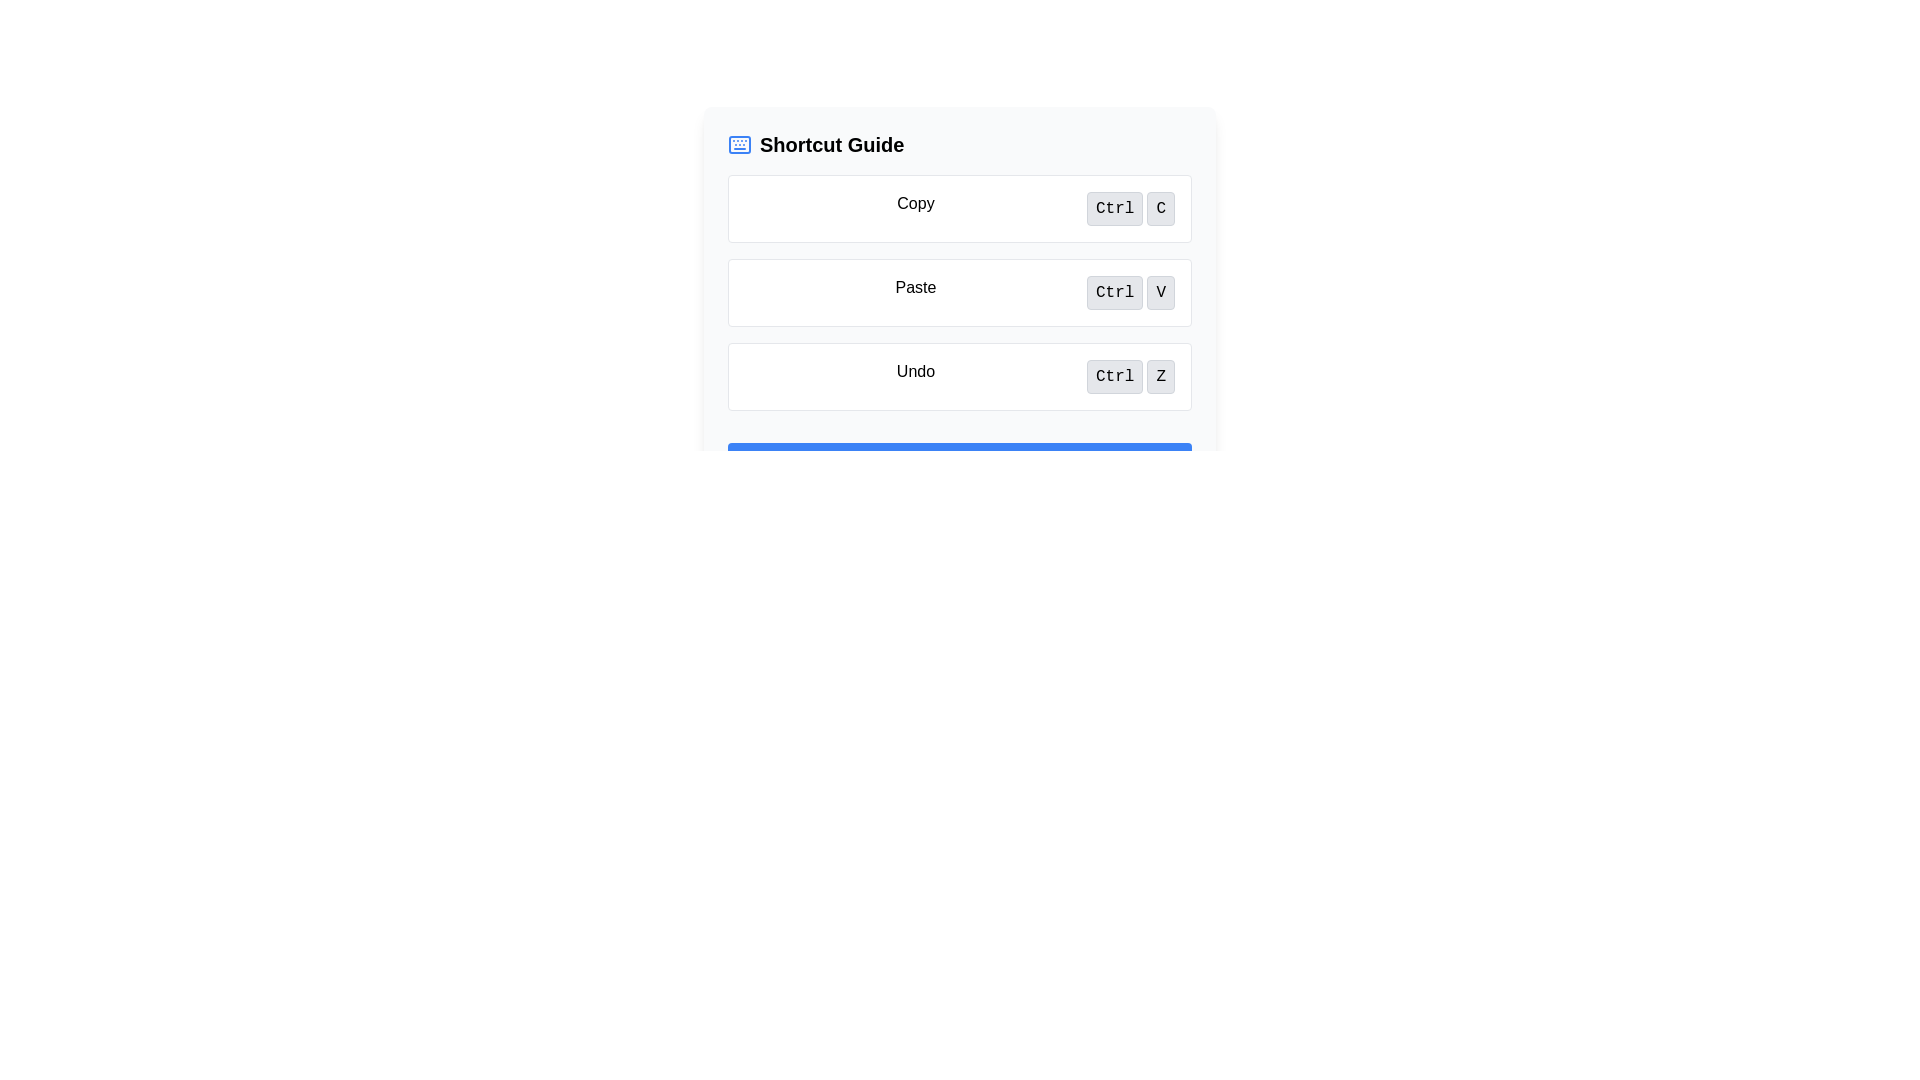 This screenshot has width=1920, height=1080. What do you see at coordinates (960, 144) in the screenshot?
I see `the heading text that serves as the title for the section providing information about keyboard shortcuts to copy it` at bounding box center [960, 144].